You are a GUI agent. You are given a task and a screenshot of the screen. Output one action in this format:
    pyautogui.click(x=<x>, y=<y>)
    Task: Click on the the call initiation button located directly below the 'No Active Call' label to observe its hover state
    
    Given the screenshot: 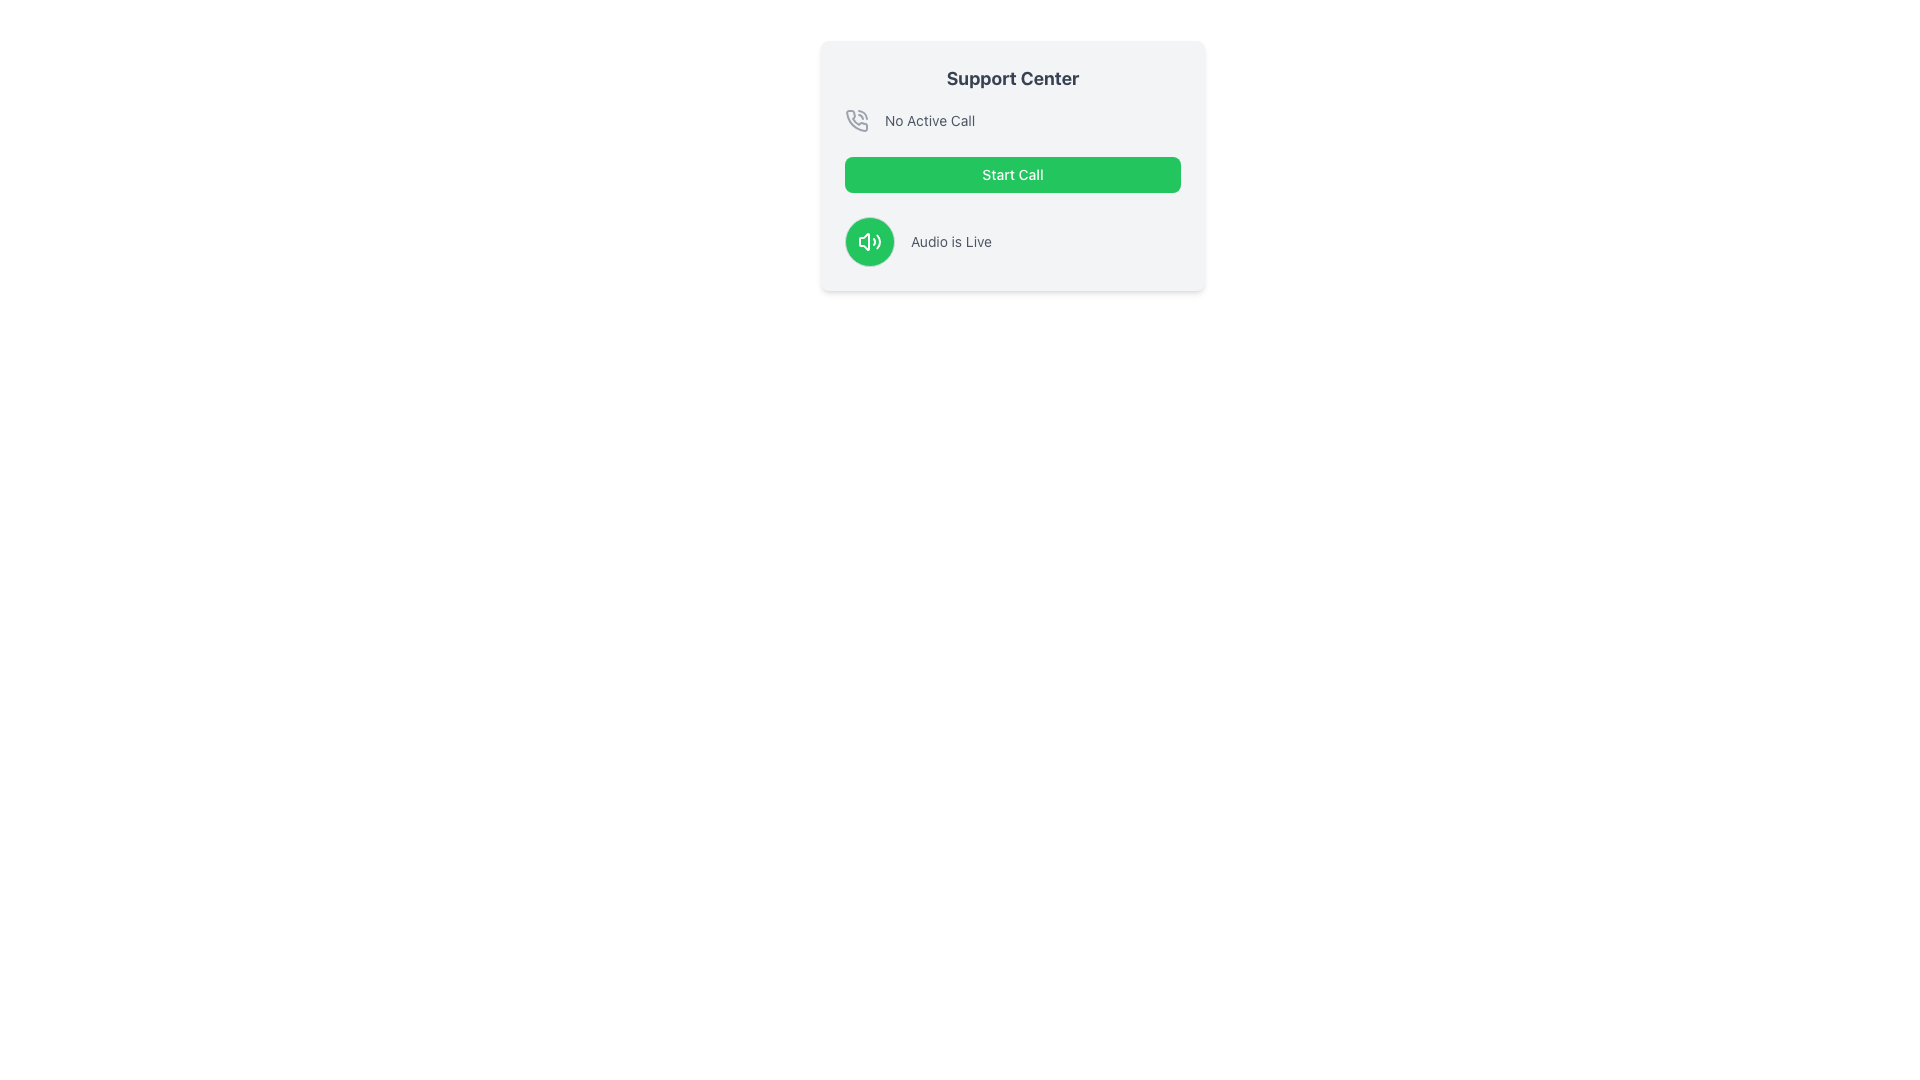 What is the action you would take?
    pyautogui.click(x=1012, y=173)
    